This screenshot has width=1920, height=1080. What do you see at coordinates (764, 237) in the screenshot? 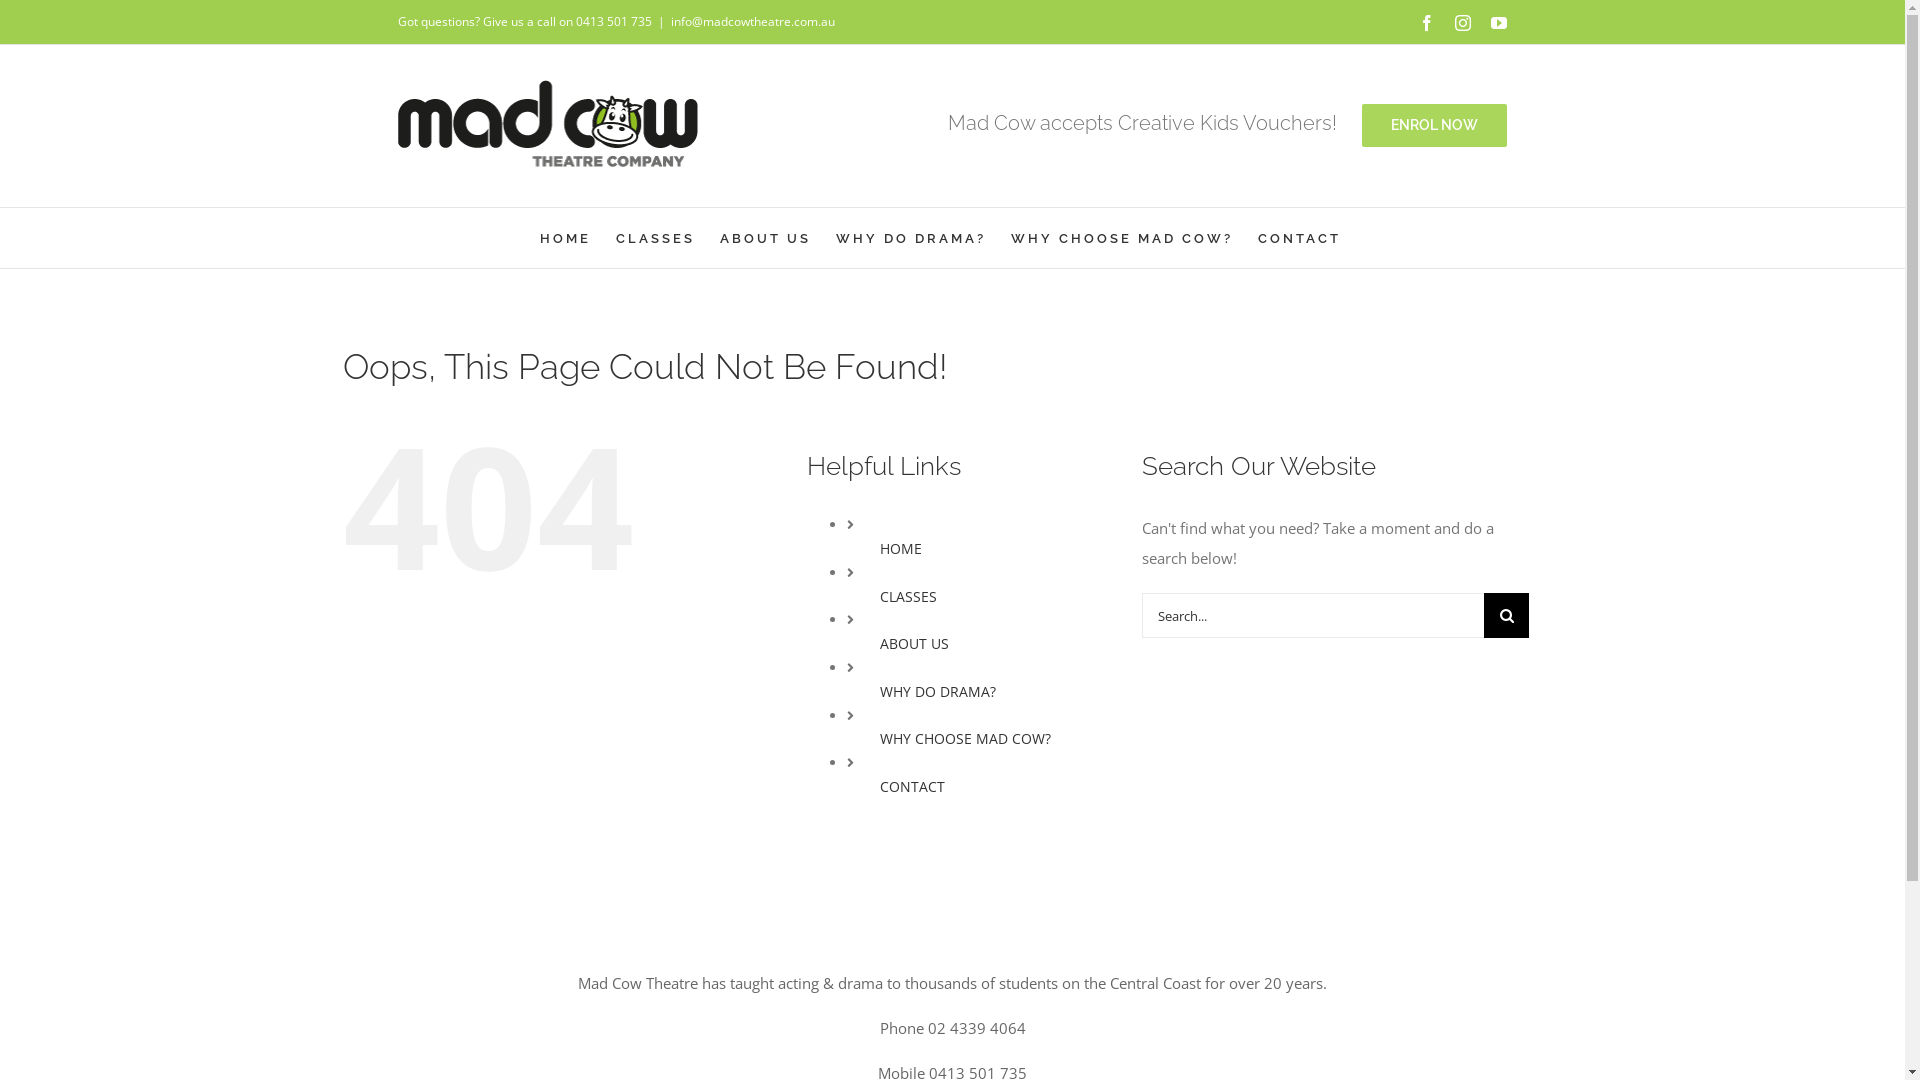
I see `'ABOUT US'` at bounding box center [764, 237].